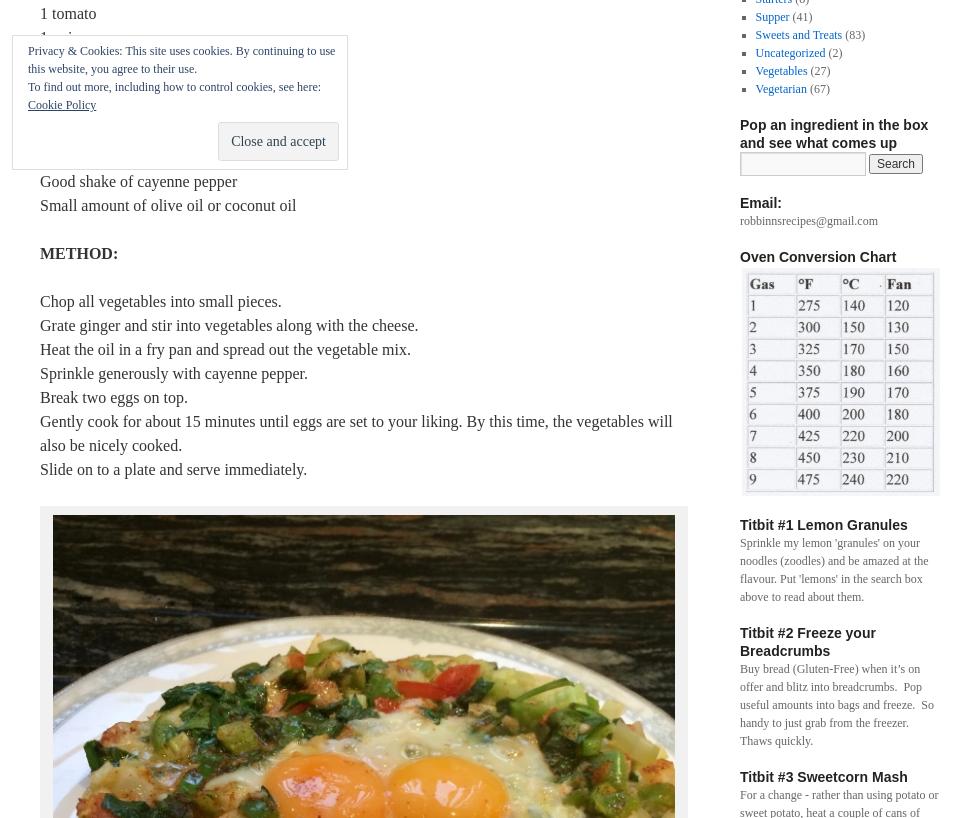 The height and width of the screenshot is (818, 980). I want to click on 'Titbit #1 Lemon Granules', so click(823, 524).